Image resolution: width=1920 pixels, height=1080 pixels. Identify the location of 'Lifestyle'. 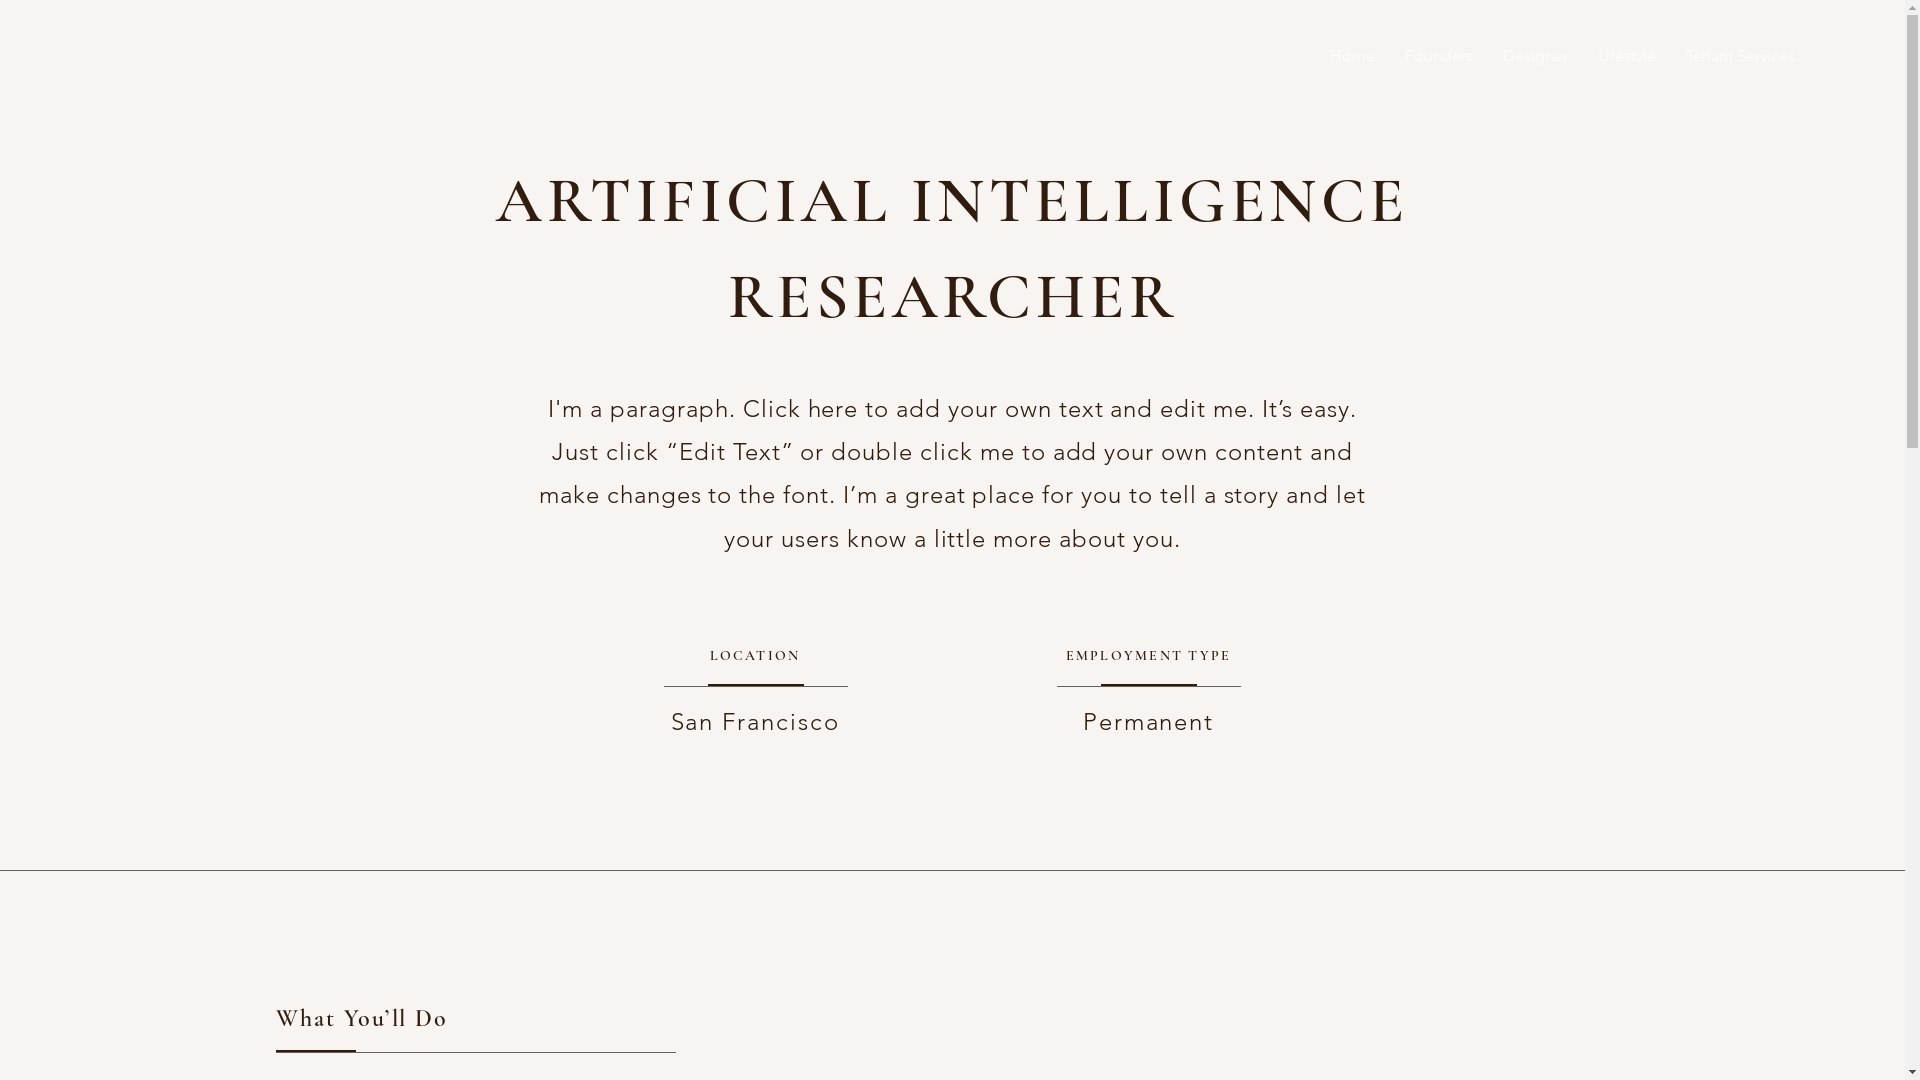
(1627, 55).